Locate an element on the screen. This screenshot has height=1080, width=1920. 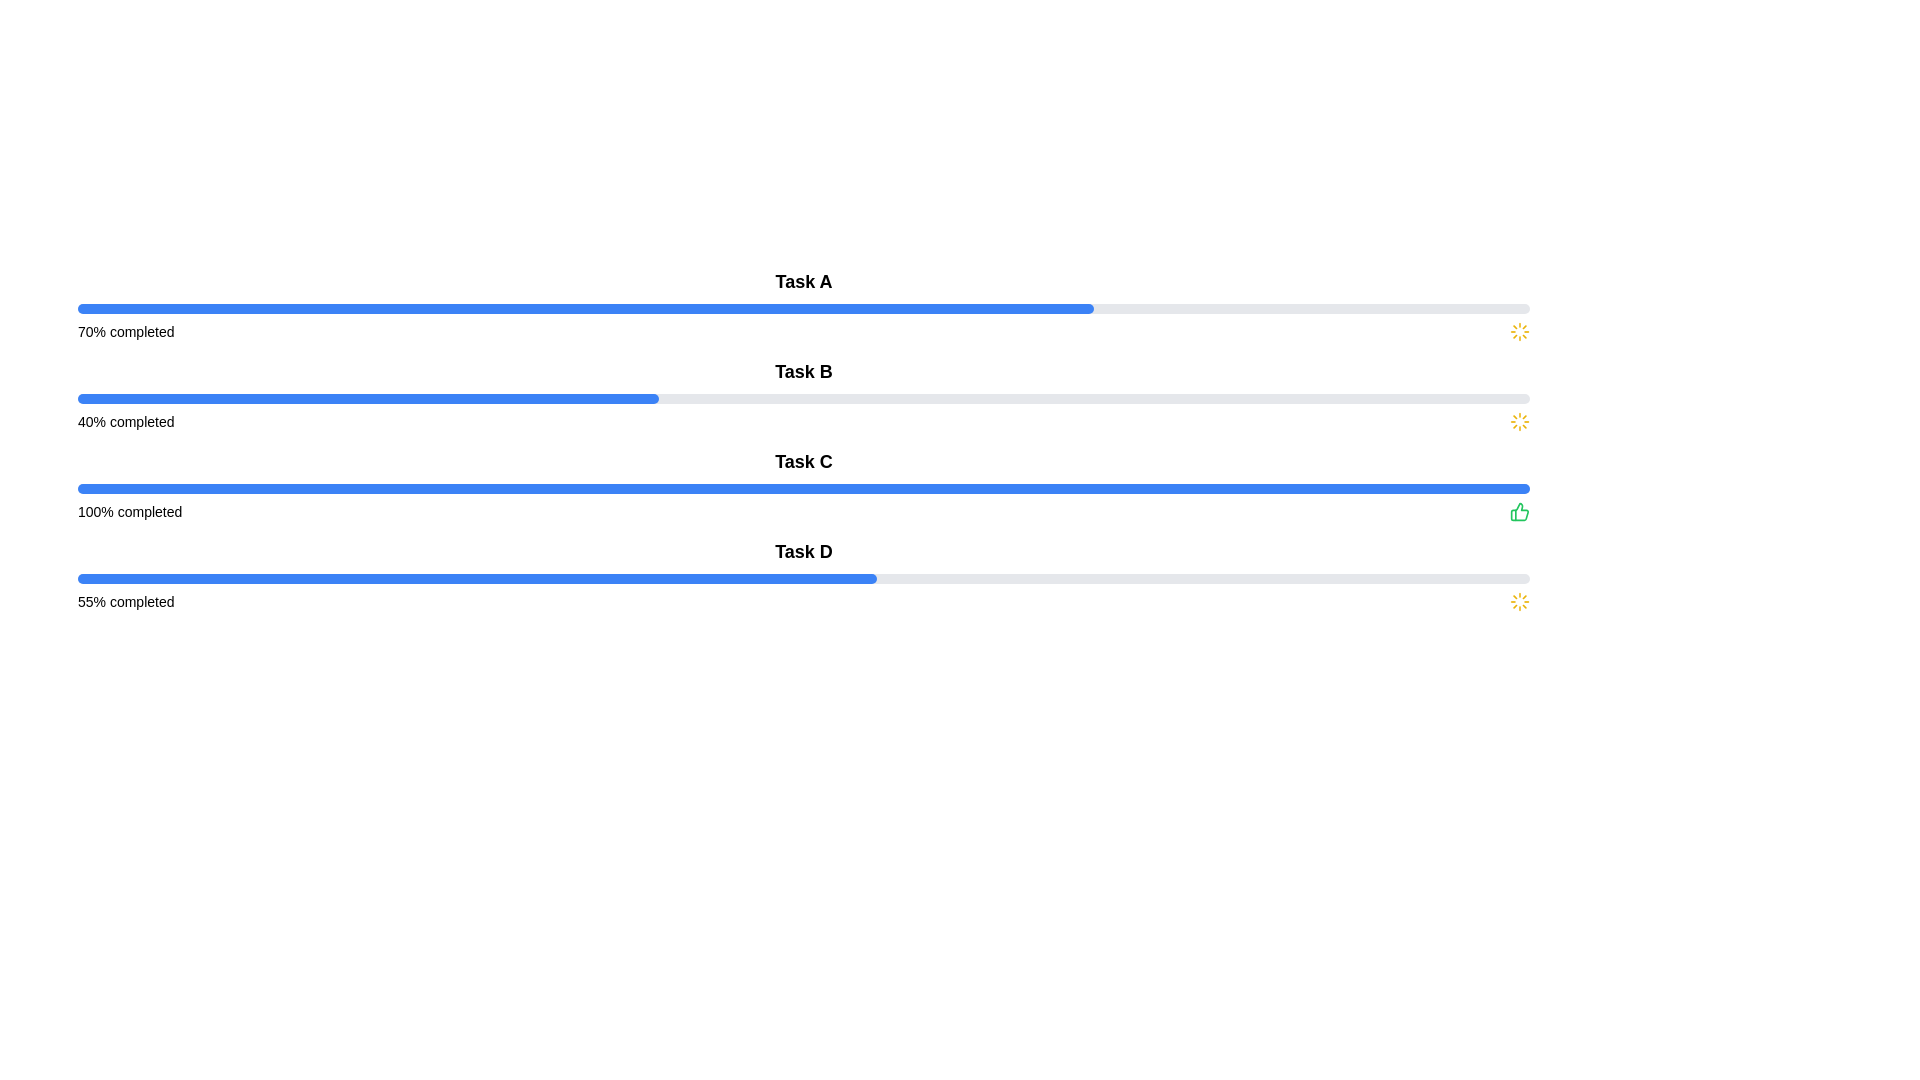
the label stating '100% completed' with a thumbs-up icon in green color, located in the bottom section of the grouping labeled 'Task C' is located at coordinates (804, 511).